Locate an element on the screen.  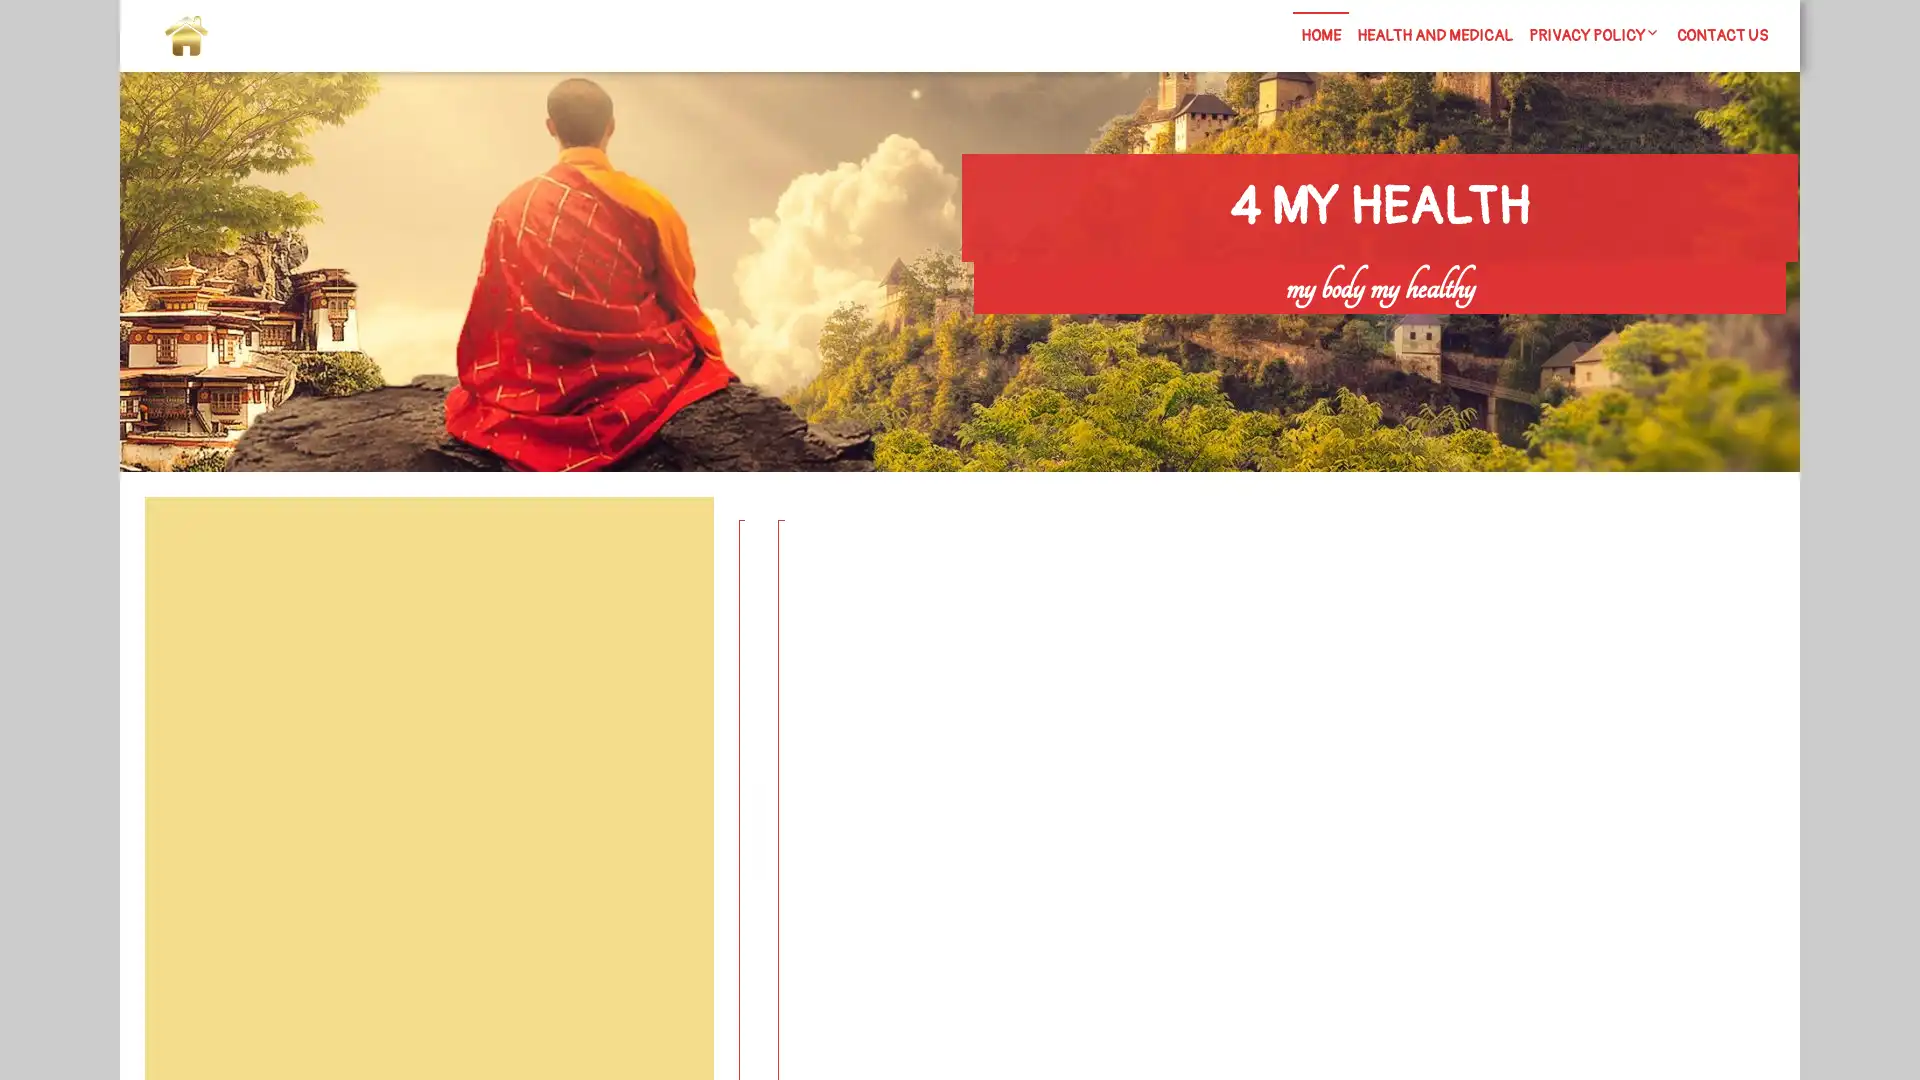
Search is located at coordinates (1557, 327).